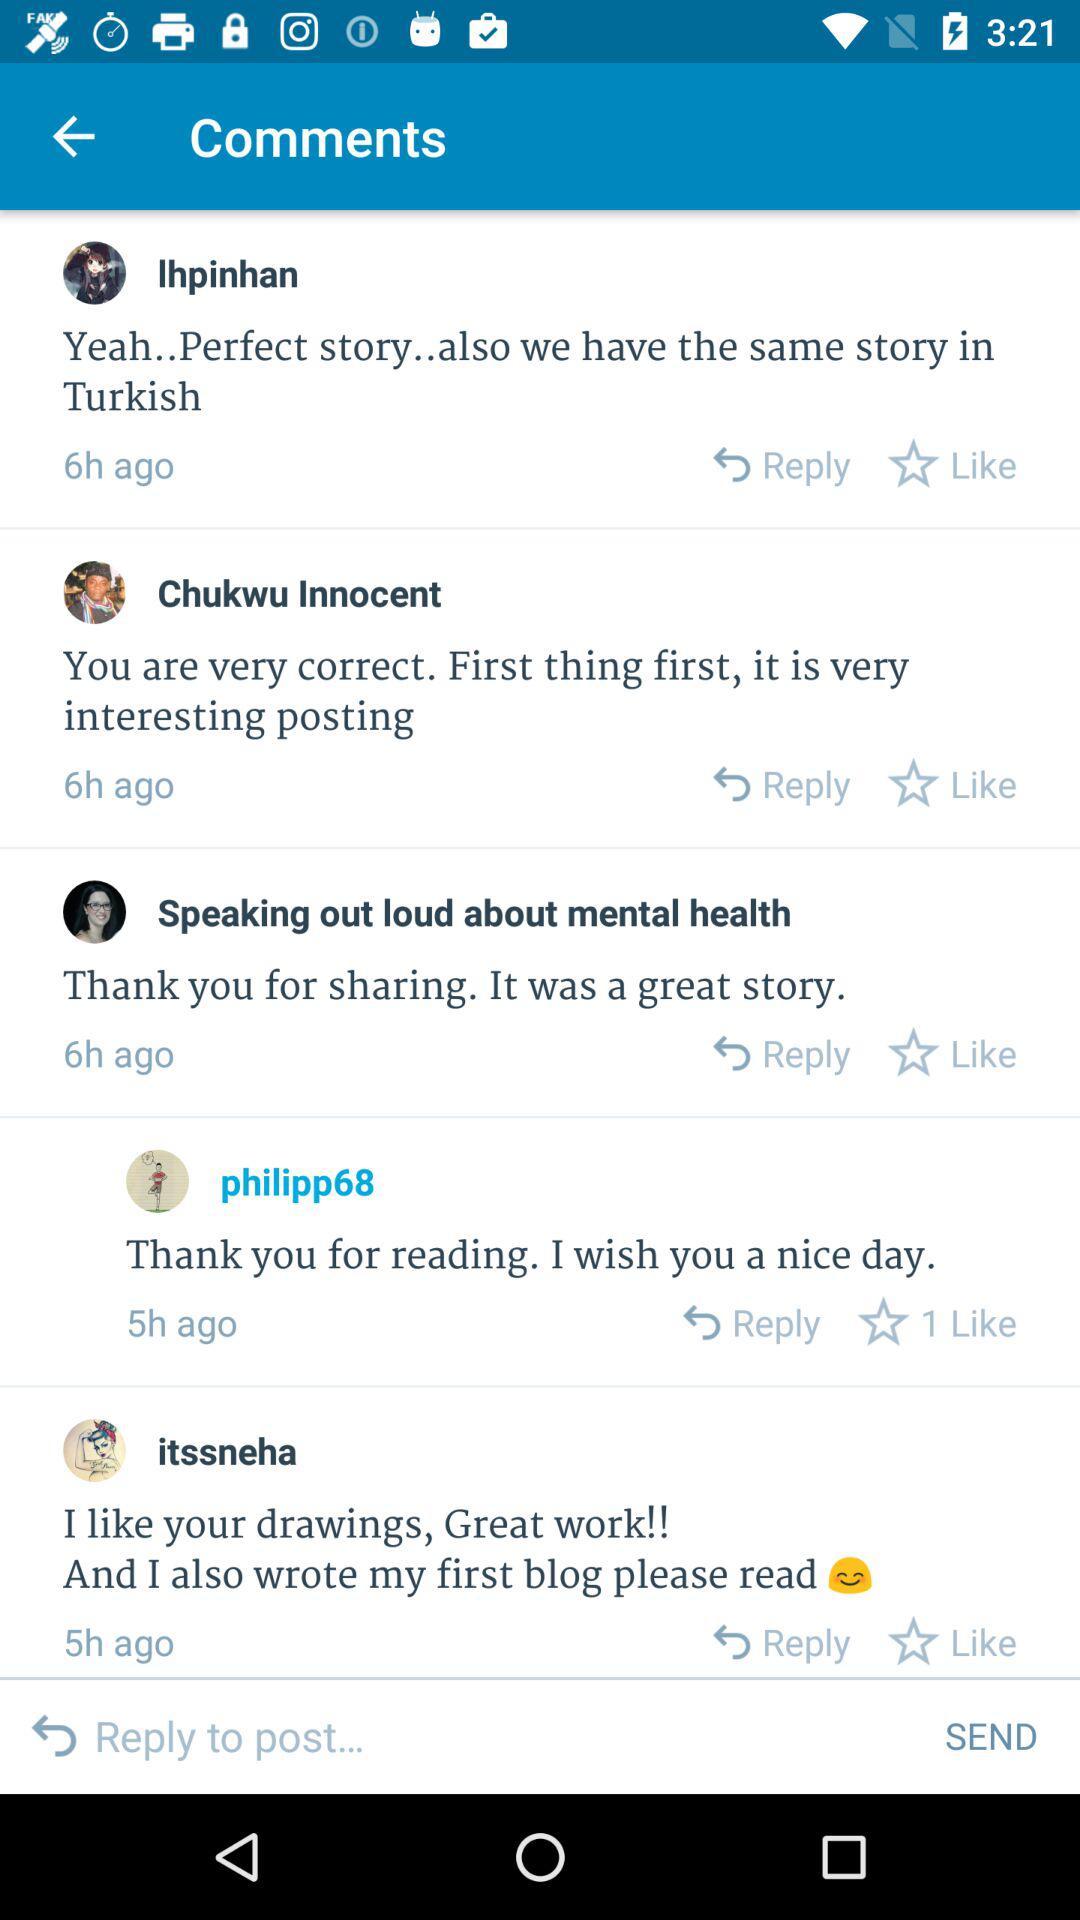  I want to click on item above the i like your icon, so click(226, 1450).